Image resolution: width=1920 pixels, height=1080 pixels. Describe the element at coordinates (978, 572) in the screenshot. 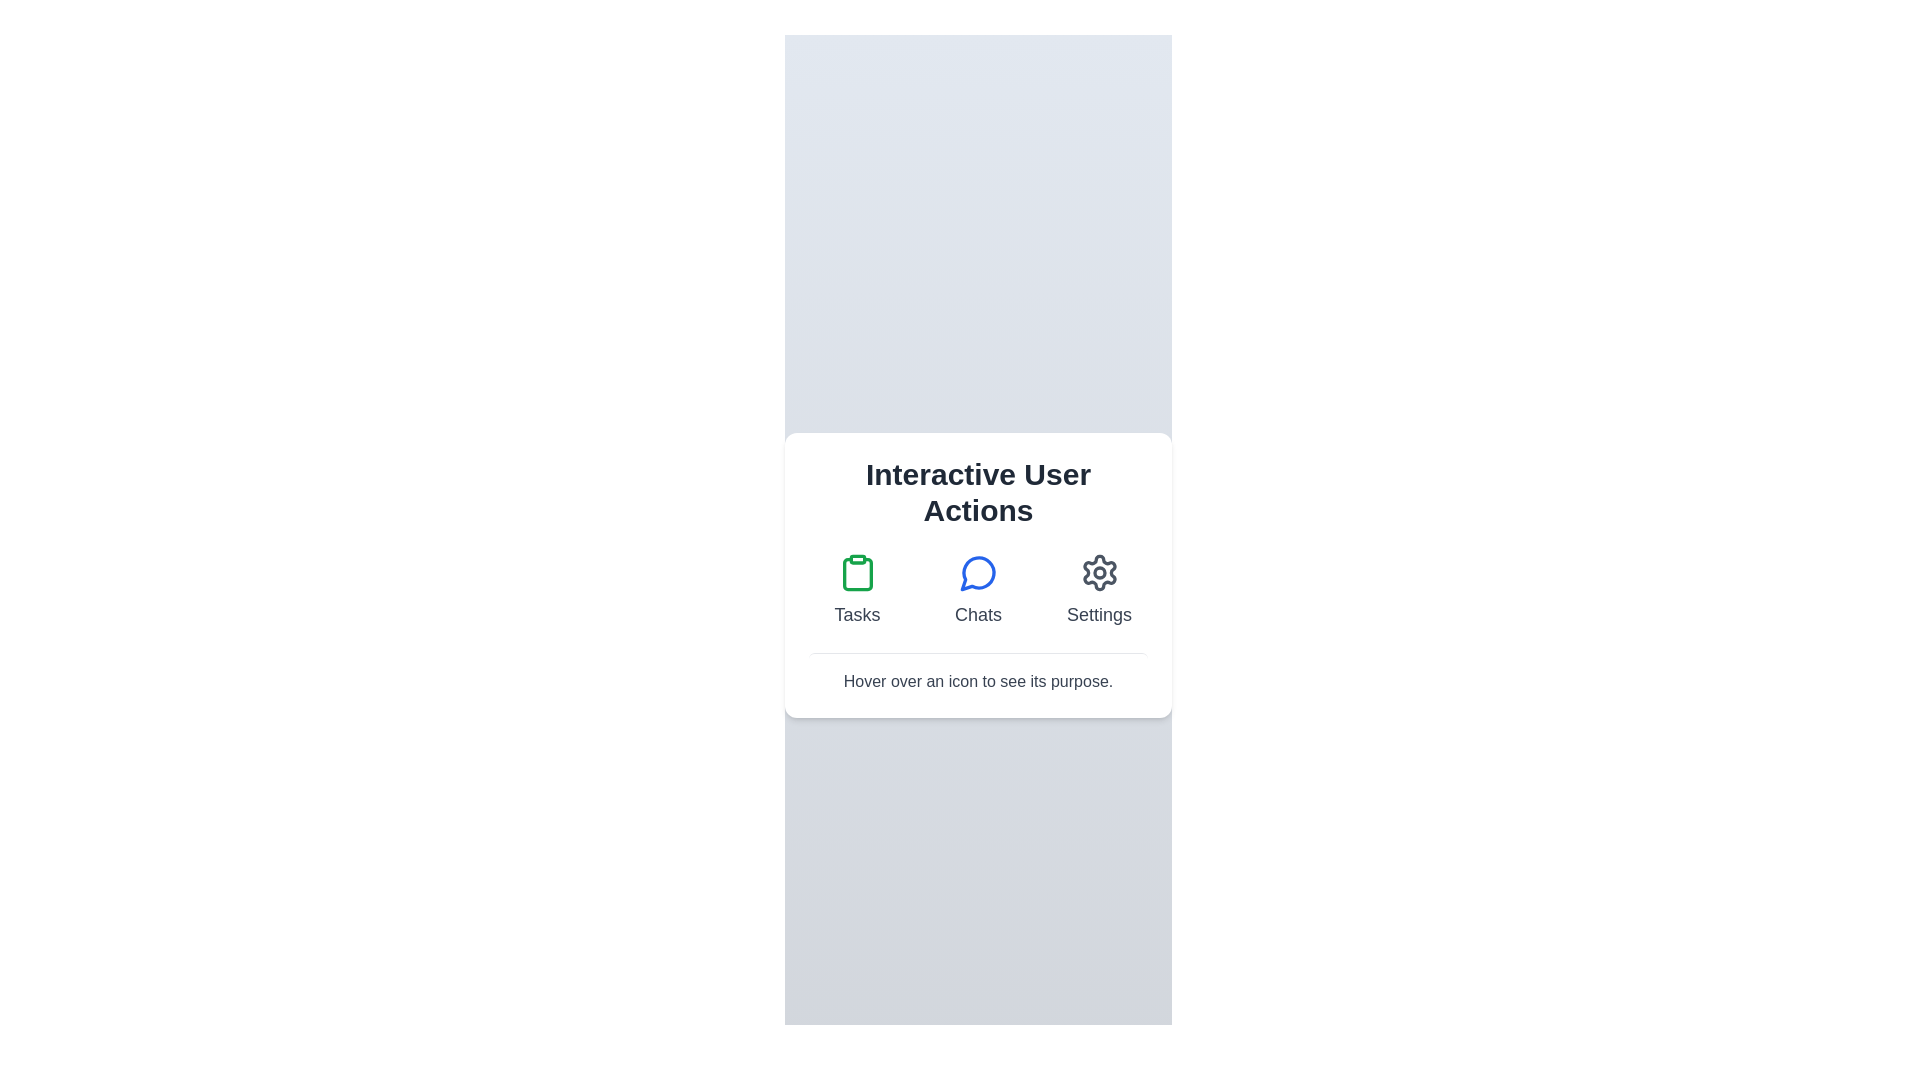

I see `the blue circular icon resembling a speech bubble, which is aligned above the 'Chats' label and between the 'Tasks' and 'Settings' icons` at that location.